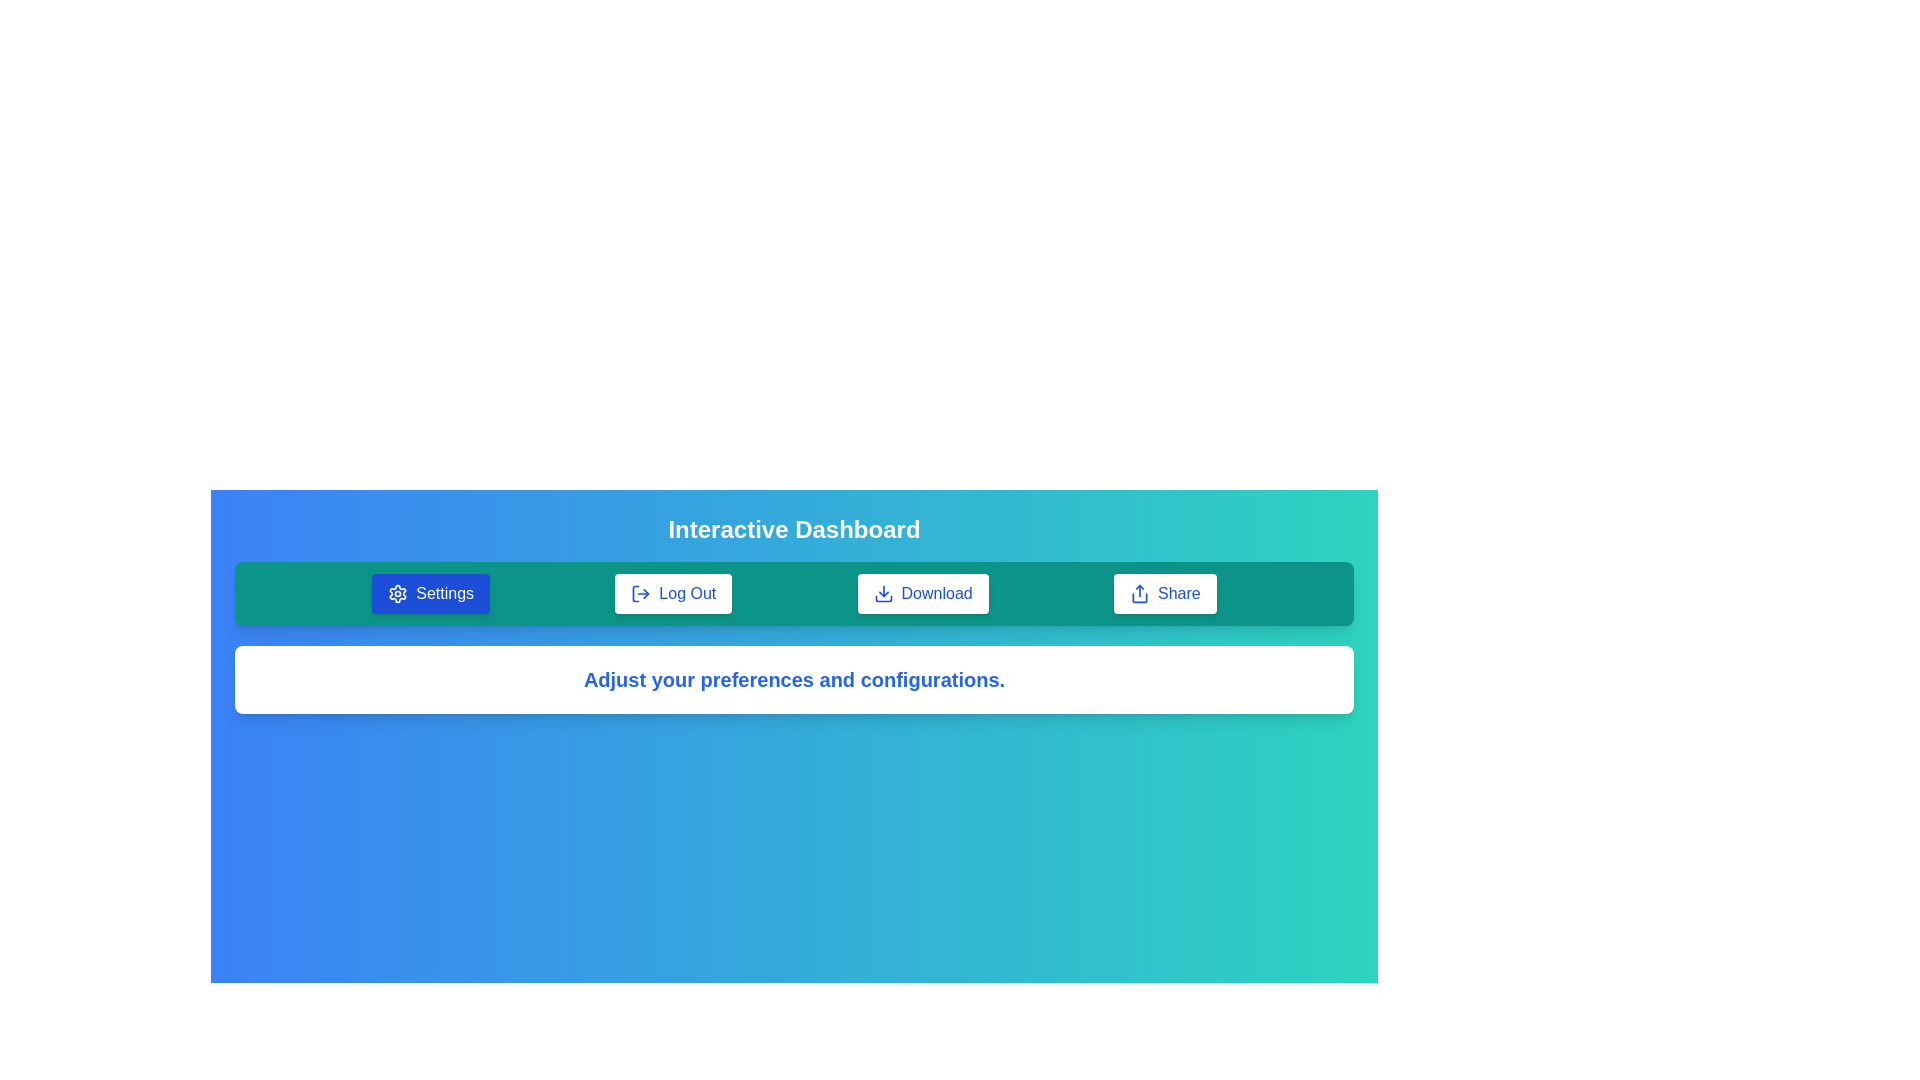 This screenshot has width=1920, height=1080. What do you see at coordinates (921, 593) in the screenshot?
I see `the Download button to trigger its functionality` at bounding box center [921, 593].